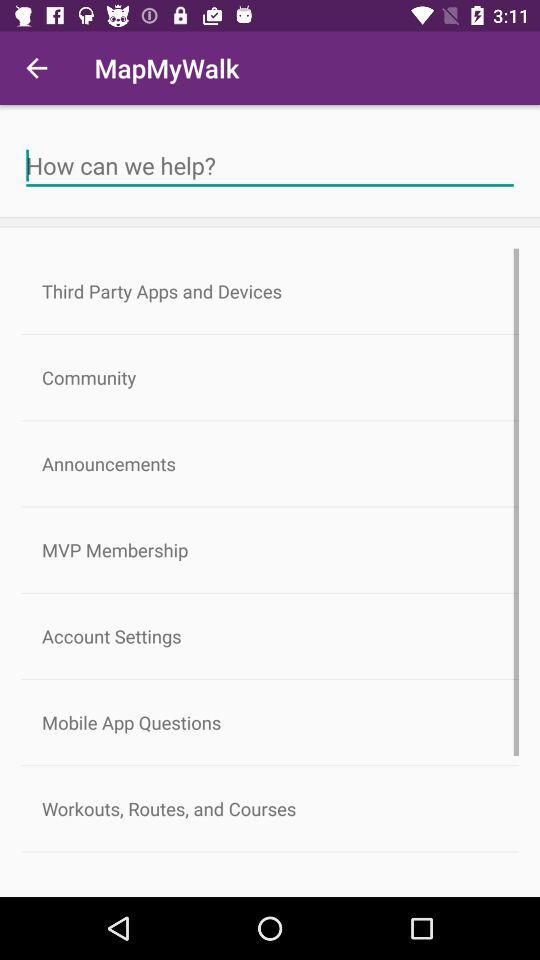  I want to click on the community, so click(270, 376).